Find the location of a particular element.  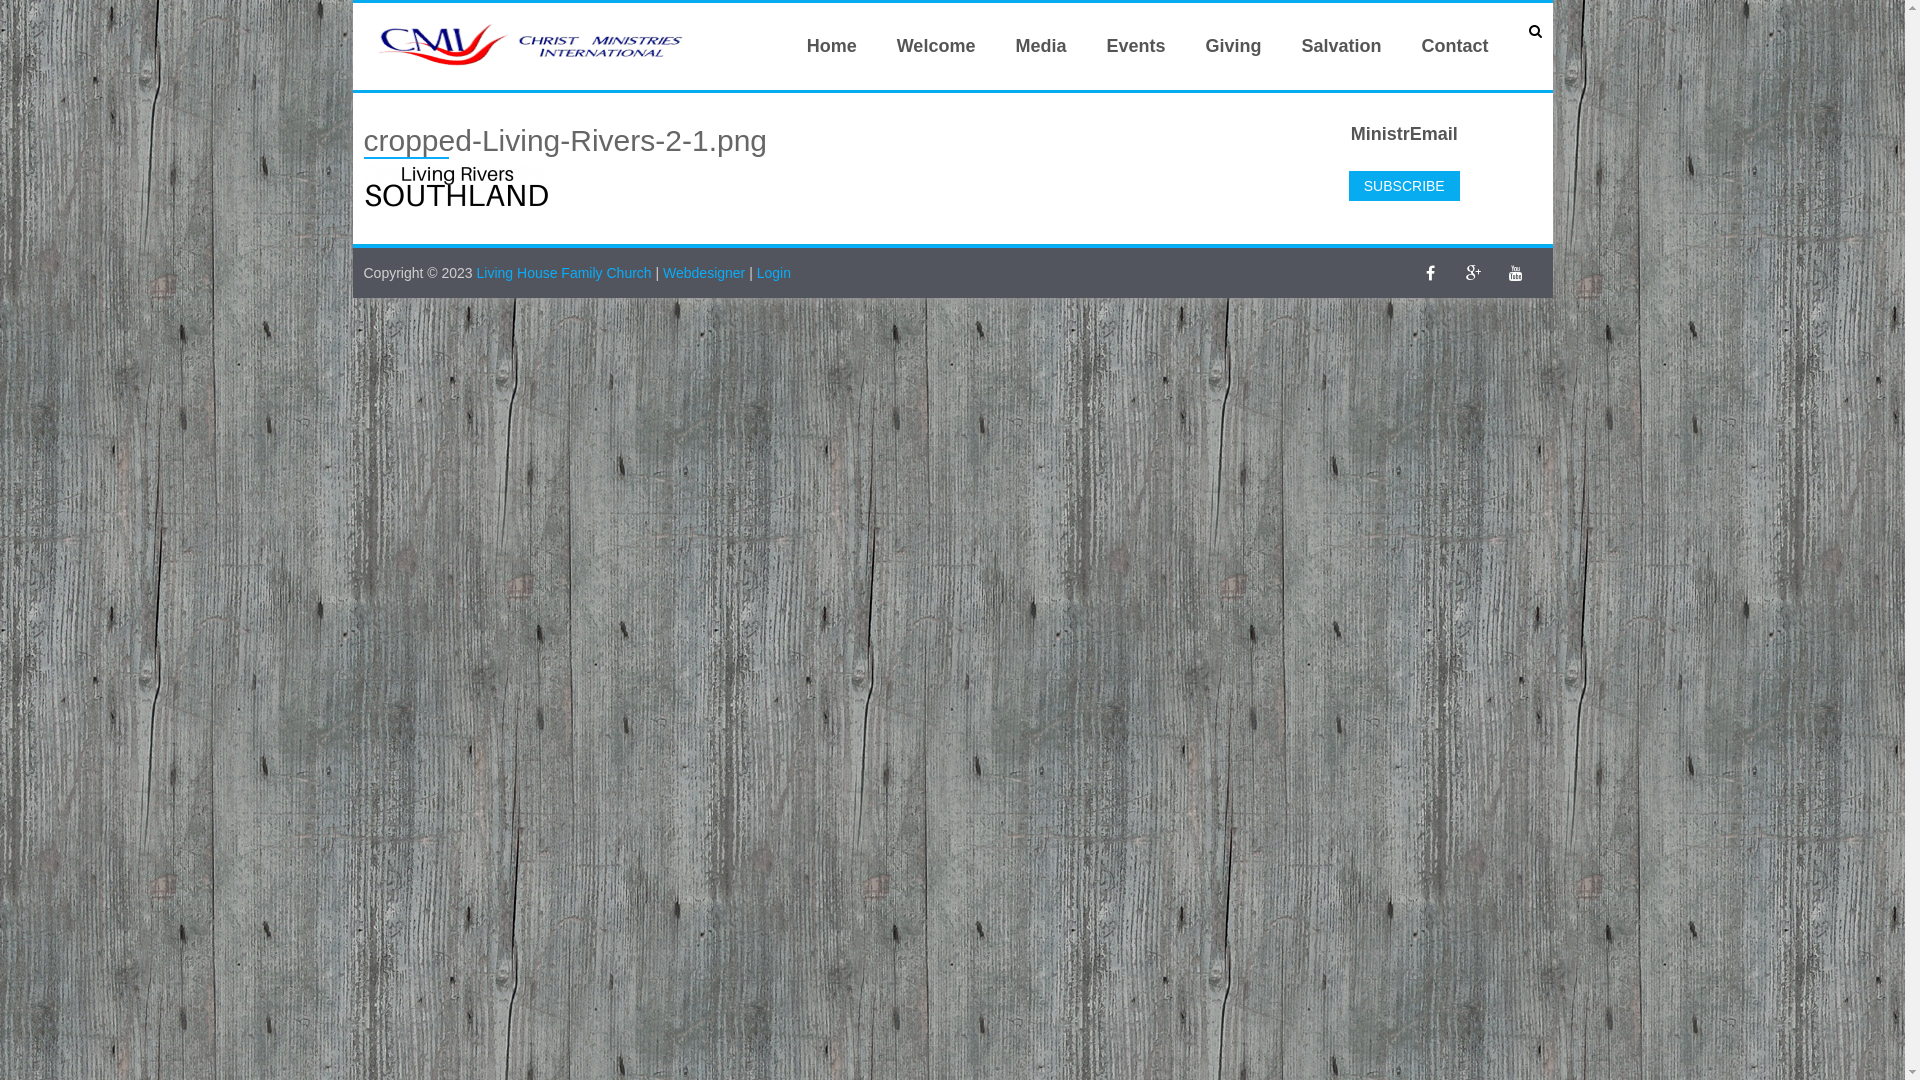

'Contact' is located at coordinates (1400, 45).